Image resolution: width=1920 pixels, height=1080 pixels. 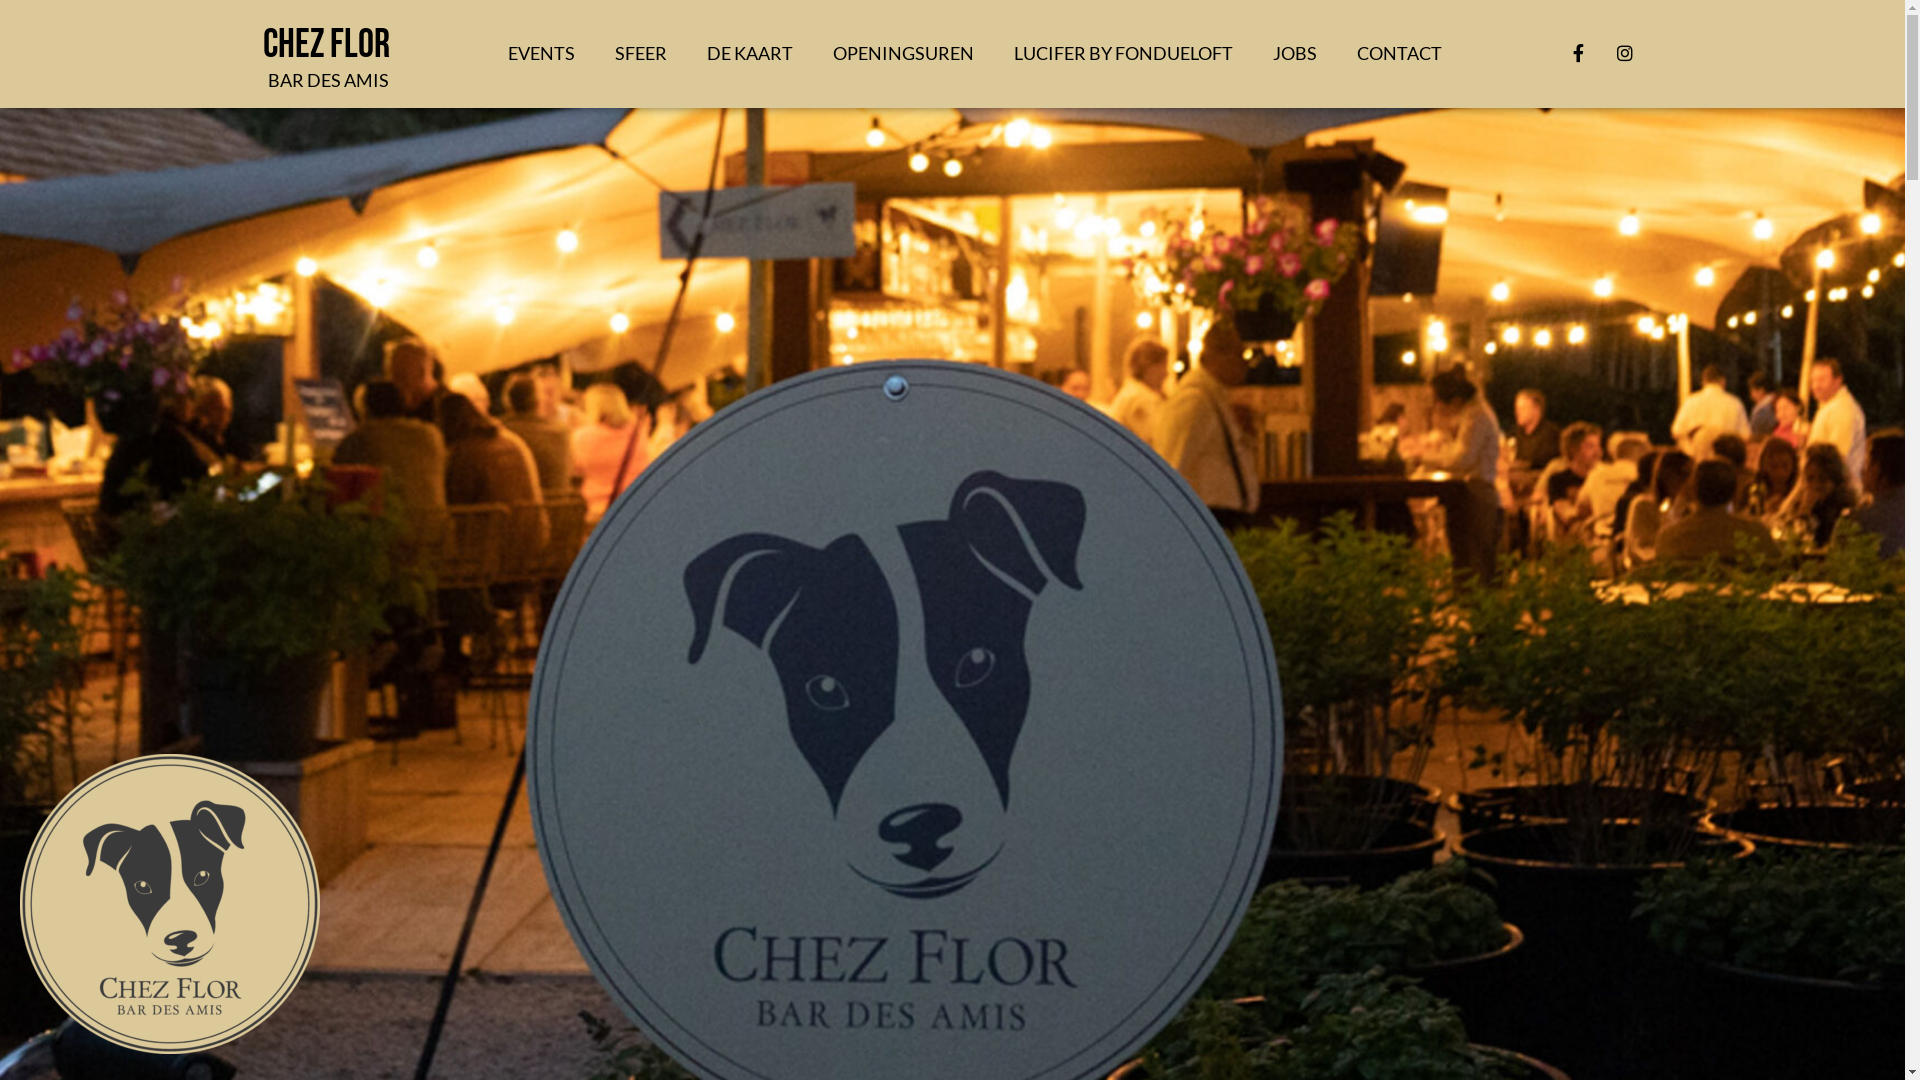 I want to click on 'JOBS', so click(x=1295, y=52).